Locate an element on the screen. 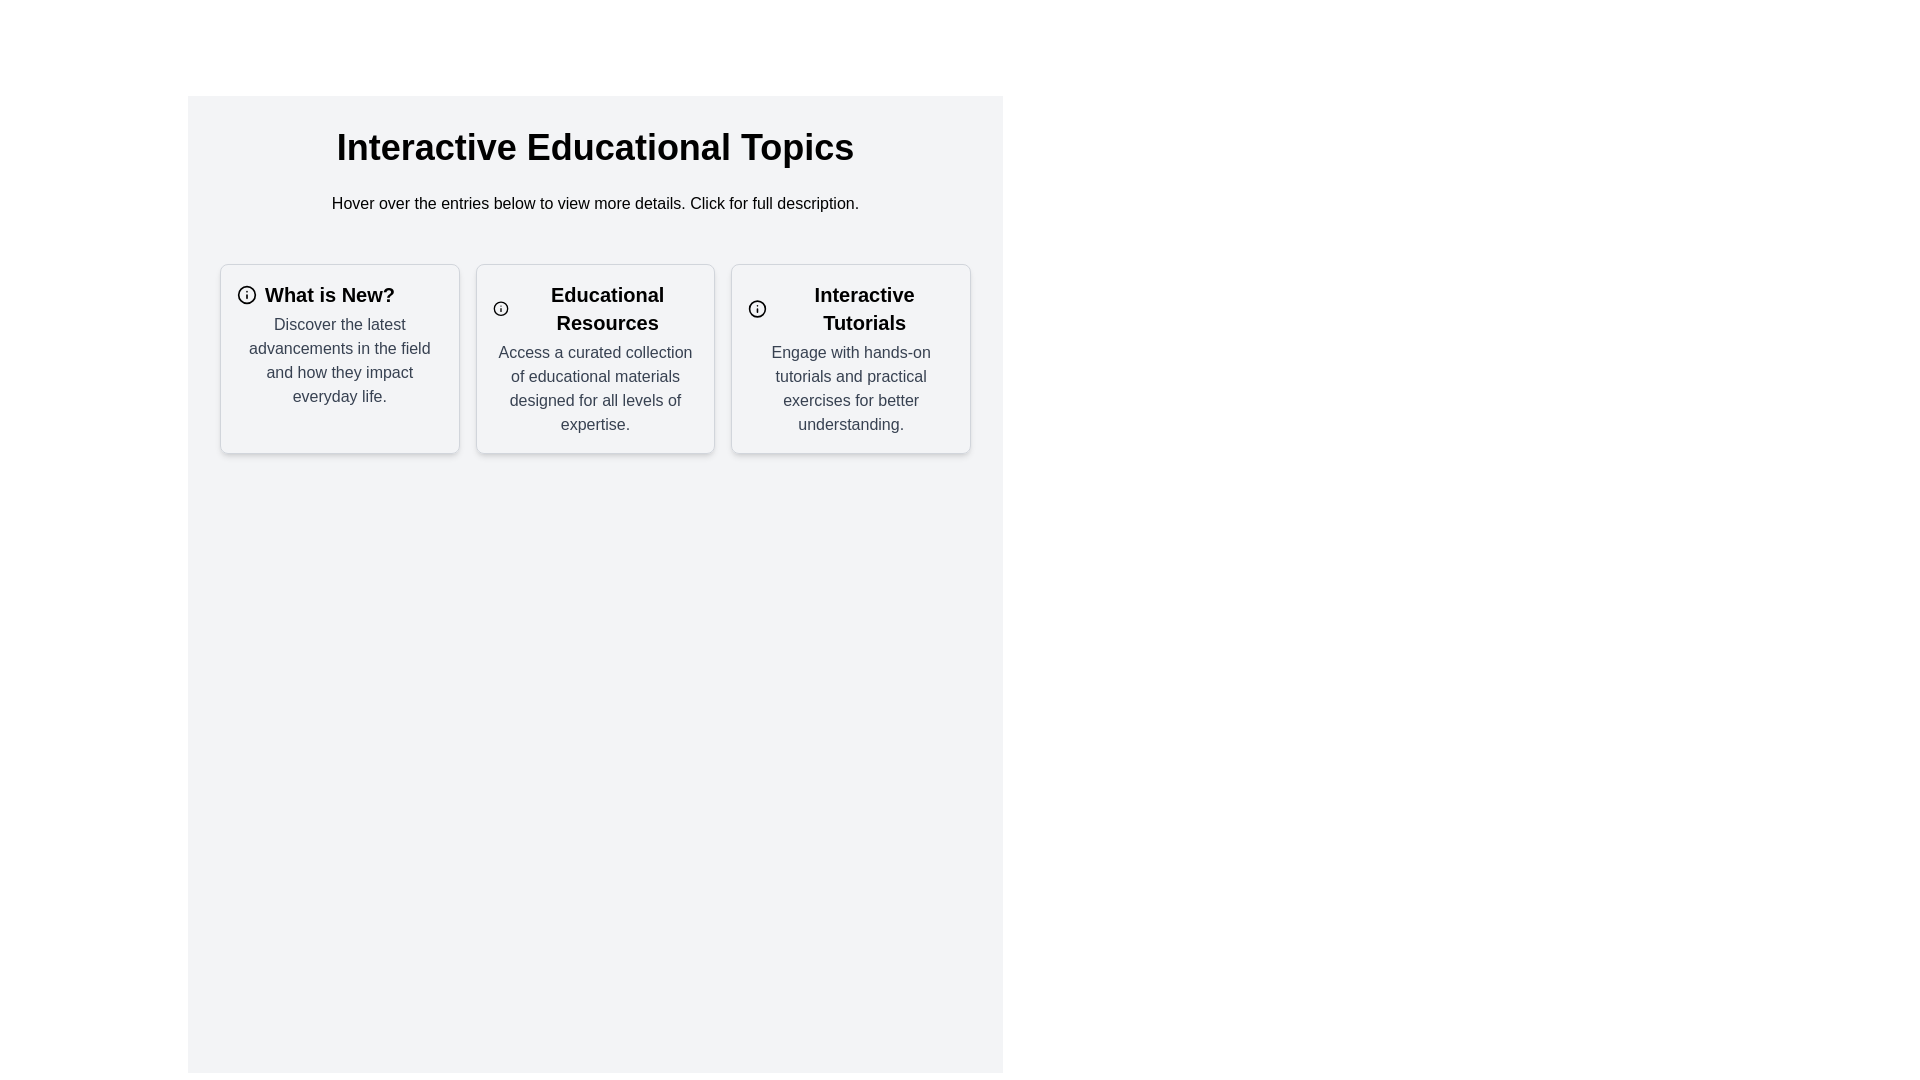 This screenshot has height=1080, width=1920. text of the header element labeled 'Educational Resources', which is styled in bold and larger than surrounding text, located centrally under the 'Interactive Educational Topics' heading is located at coordinates (594, 308).